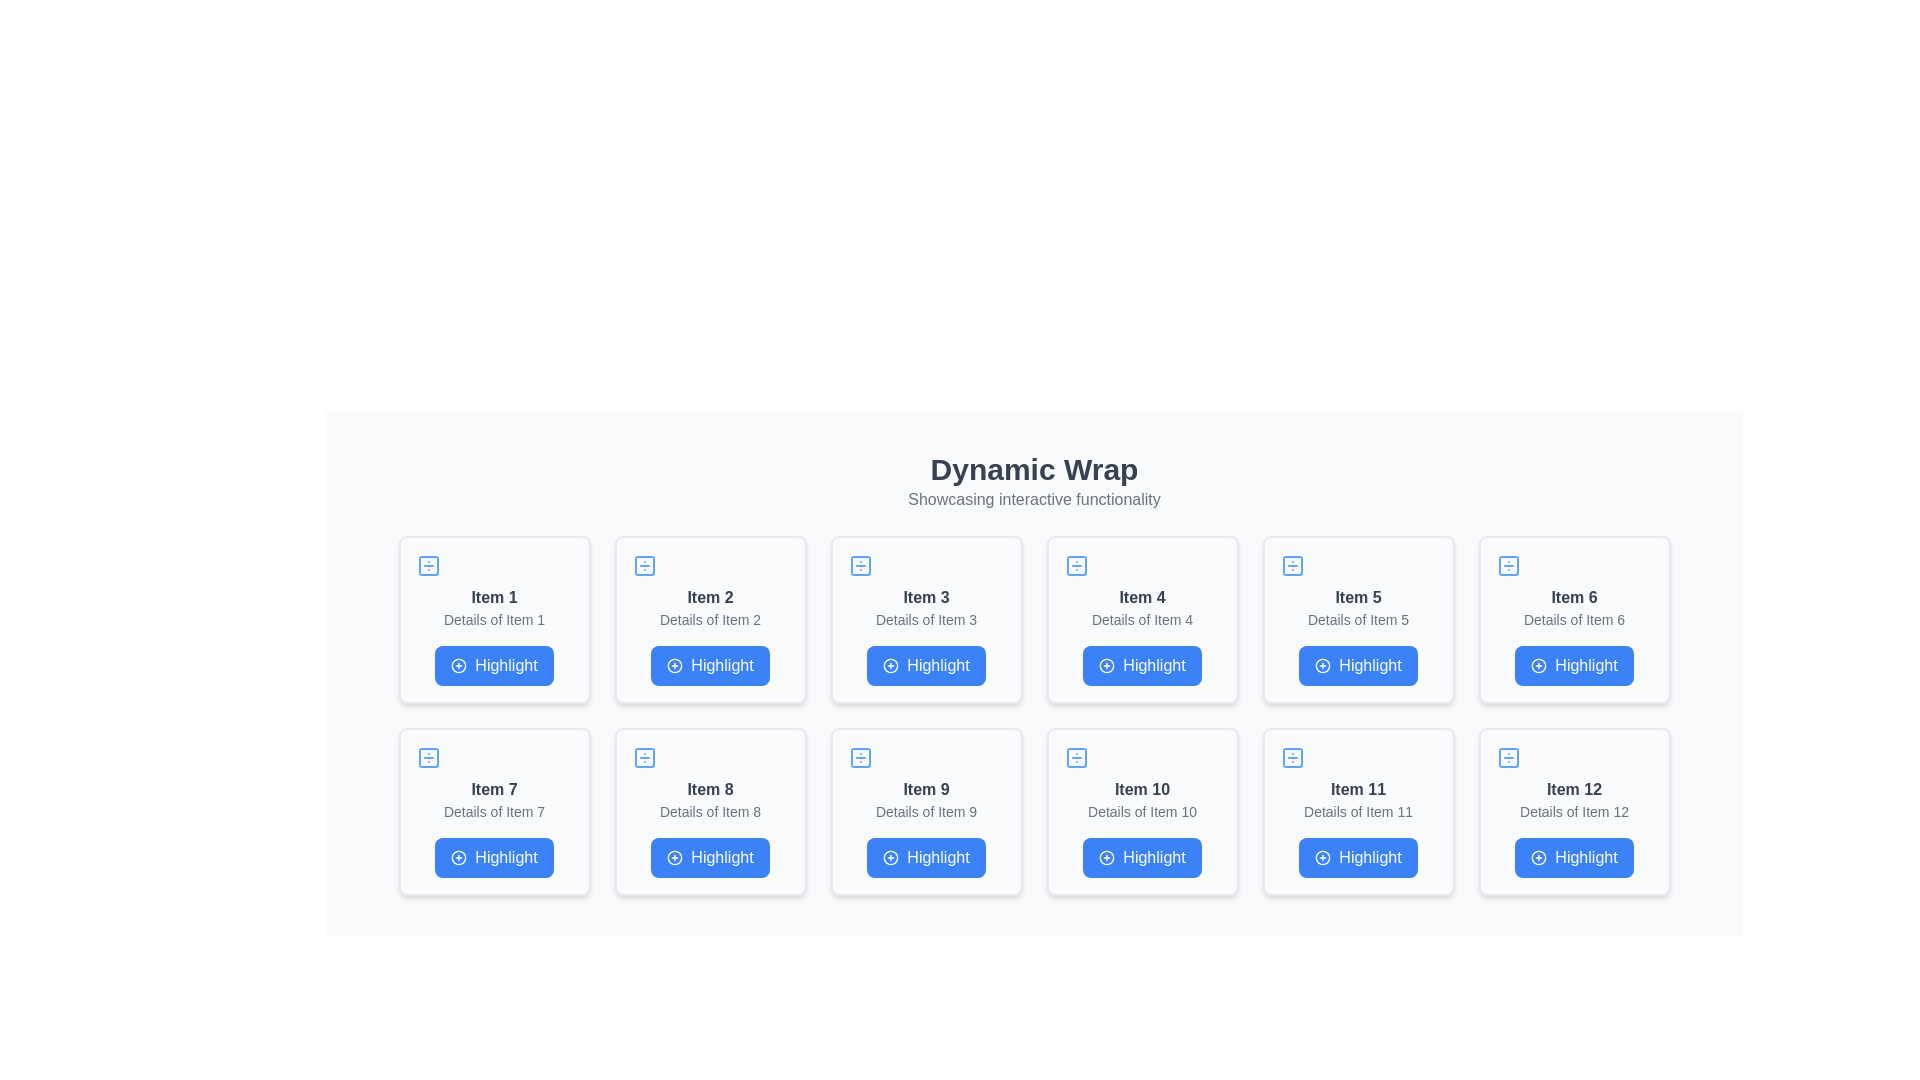 This screenshot has height=1080, width=1920. I want to click on the minimalist icon located in the upper-left corner of the card for 'Item 7', positioned directly above the label 'Item 7', so click(427, 758).